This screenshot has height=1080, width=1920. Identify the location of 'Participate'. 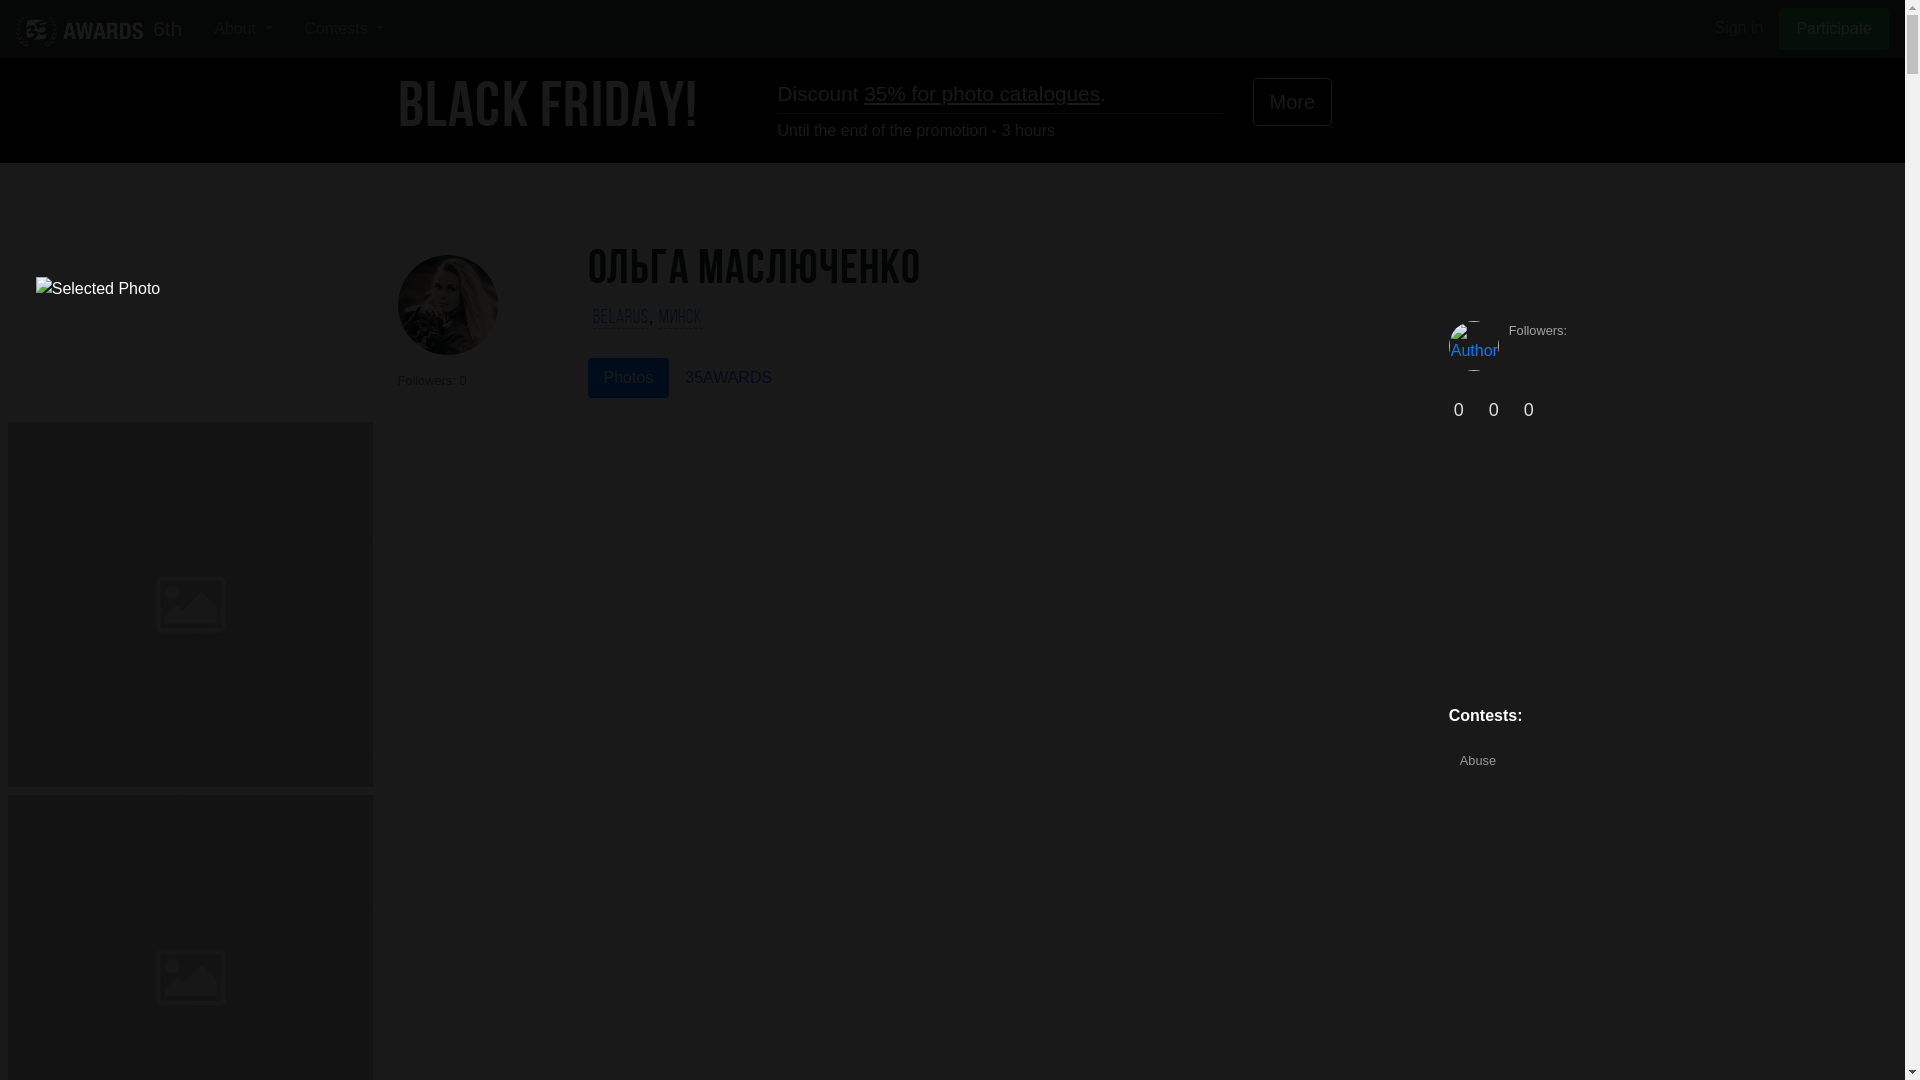
(1779, 29).